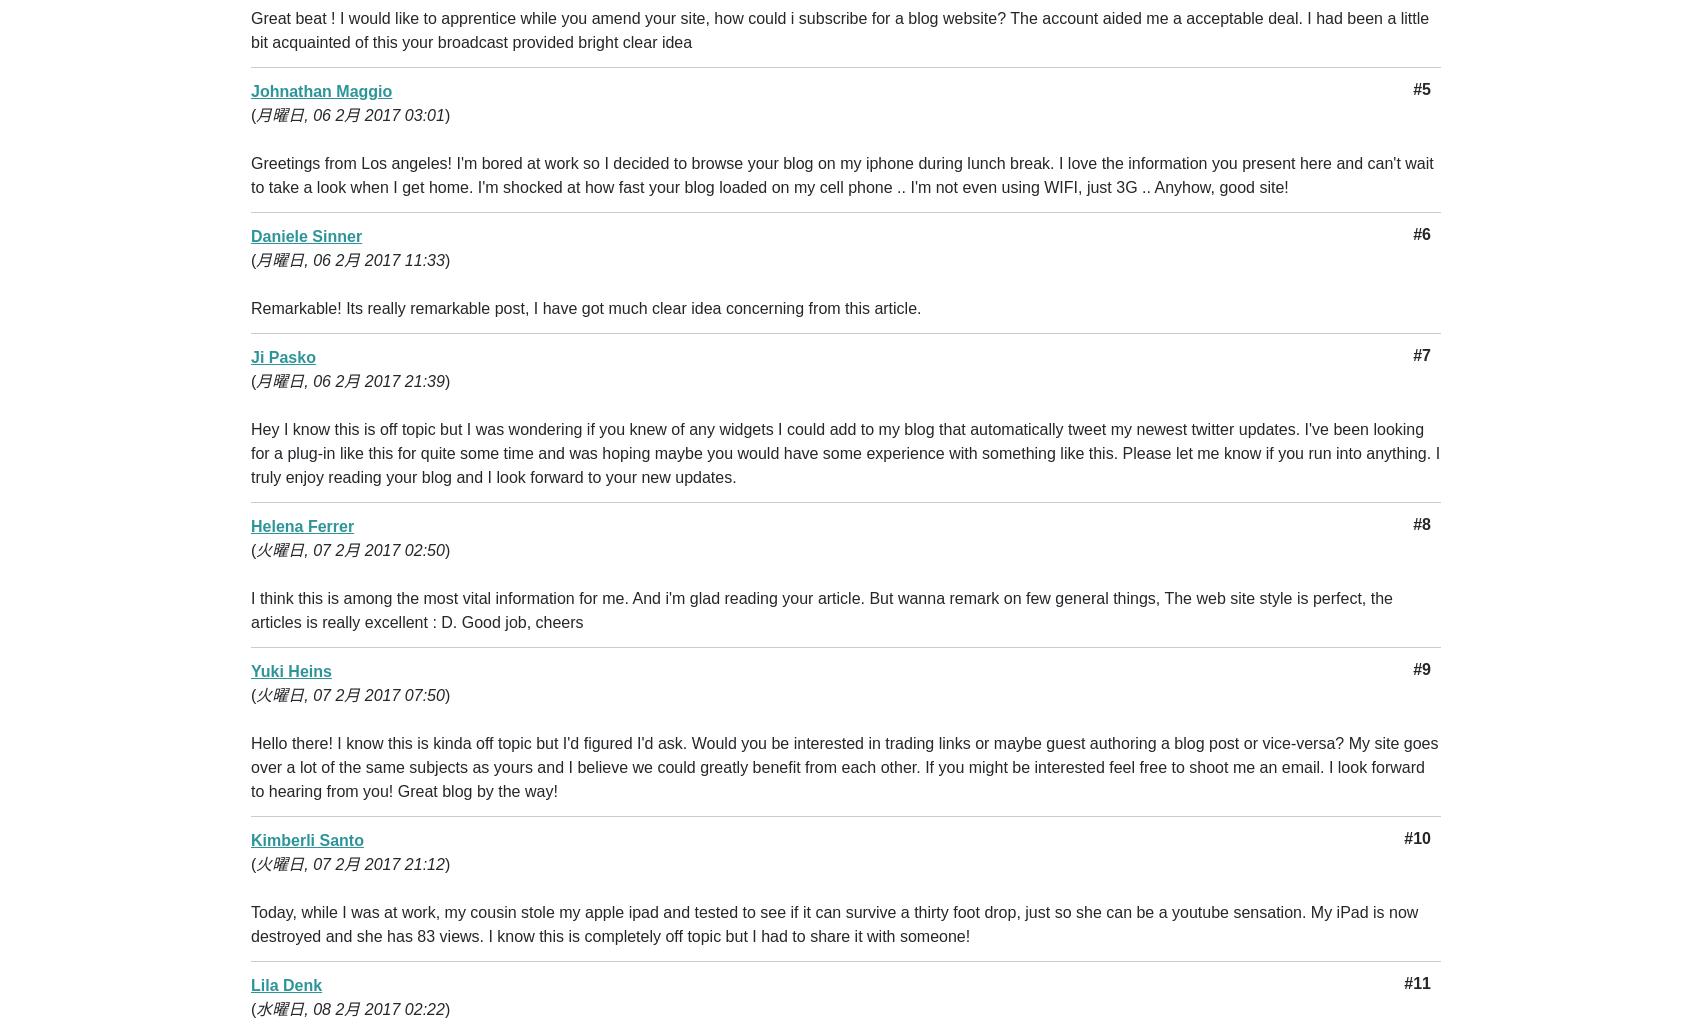  I want to click on '月曜日, 06 2月 2017 03:01', so click(349, 115).